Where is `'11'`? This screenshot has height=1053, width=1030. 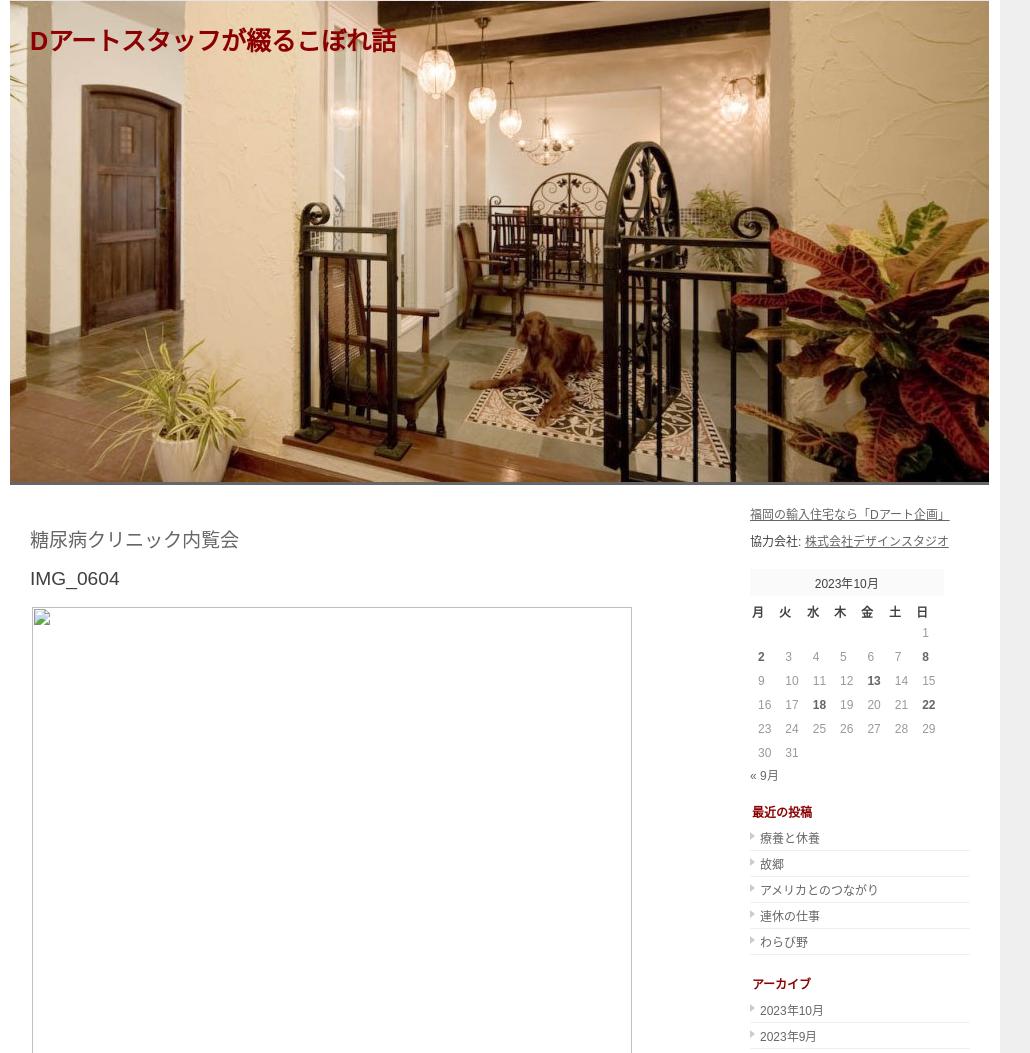
'11' is located at coordinates (817, 680).